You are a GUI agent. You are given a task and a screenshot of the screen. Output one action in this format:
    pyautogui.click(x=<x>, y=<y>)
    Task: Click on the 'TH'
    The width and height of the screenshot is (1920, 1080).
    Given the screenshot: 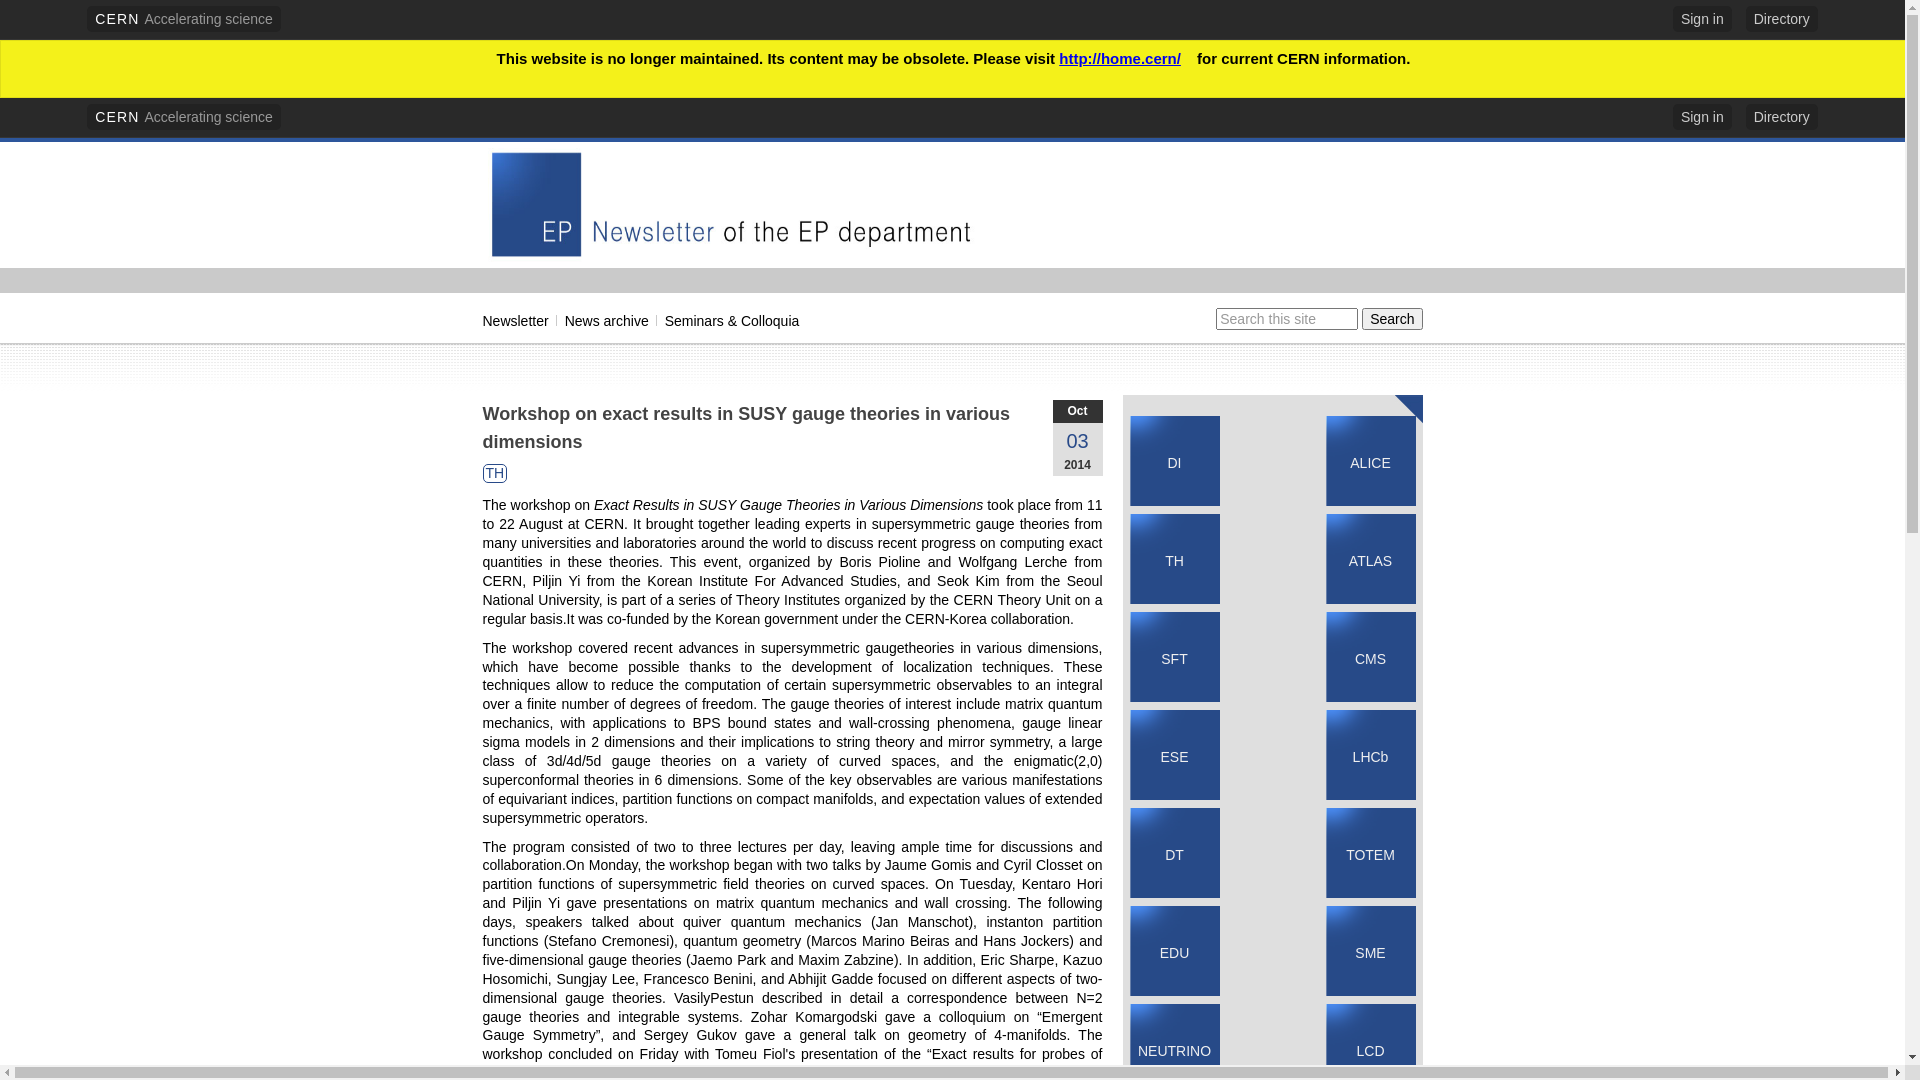 What is the action you would take?
    pyautogui.click(x=485, y=473)
    